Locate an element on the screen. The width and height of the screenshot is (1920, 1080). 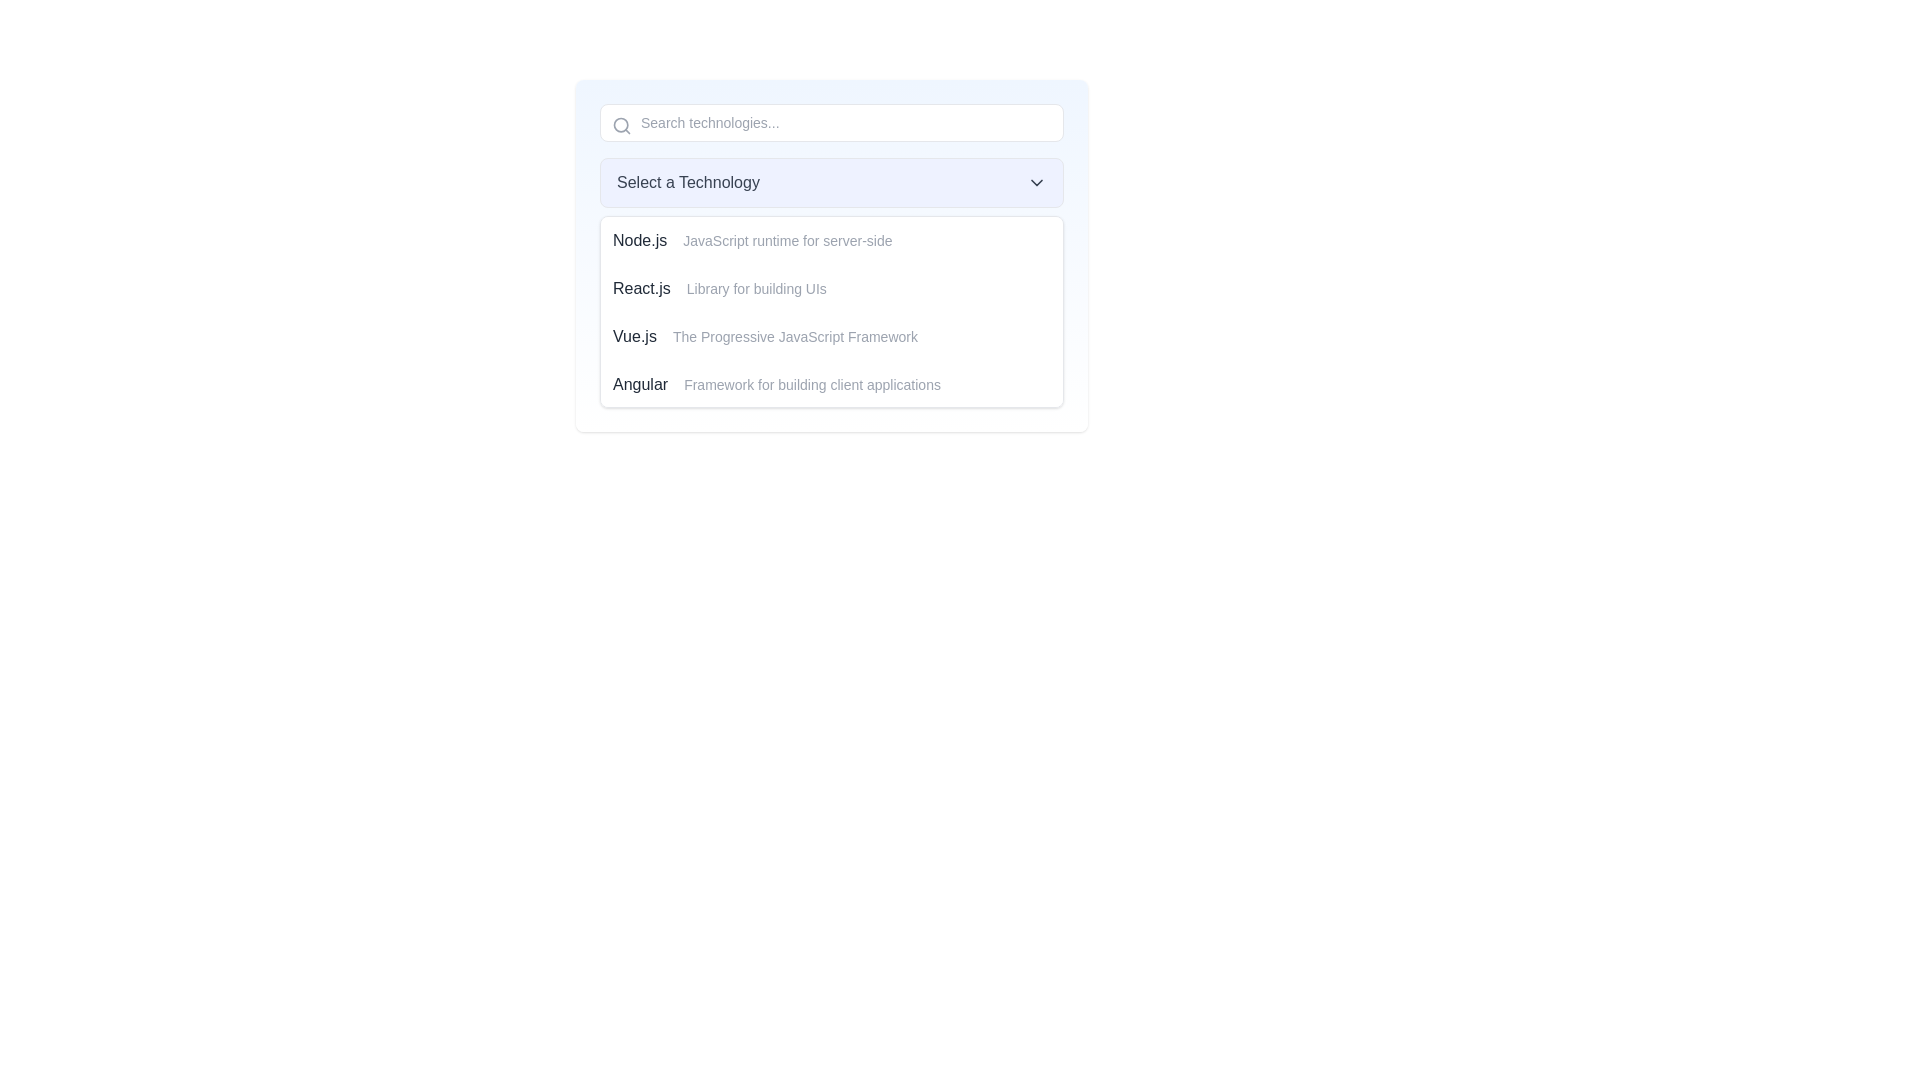
the text label for the technology selection, which is the second option in the list indicating 'Library for building UIs' is located at coordinates (641, 289).